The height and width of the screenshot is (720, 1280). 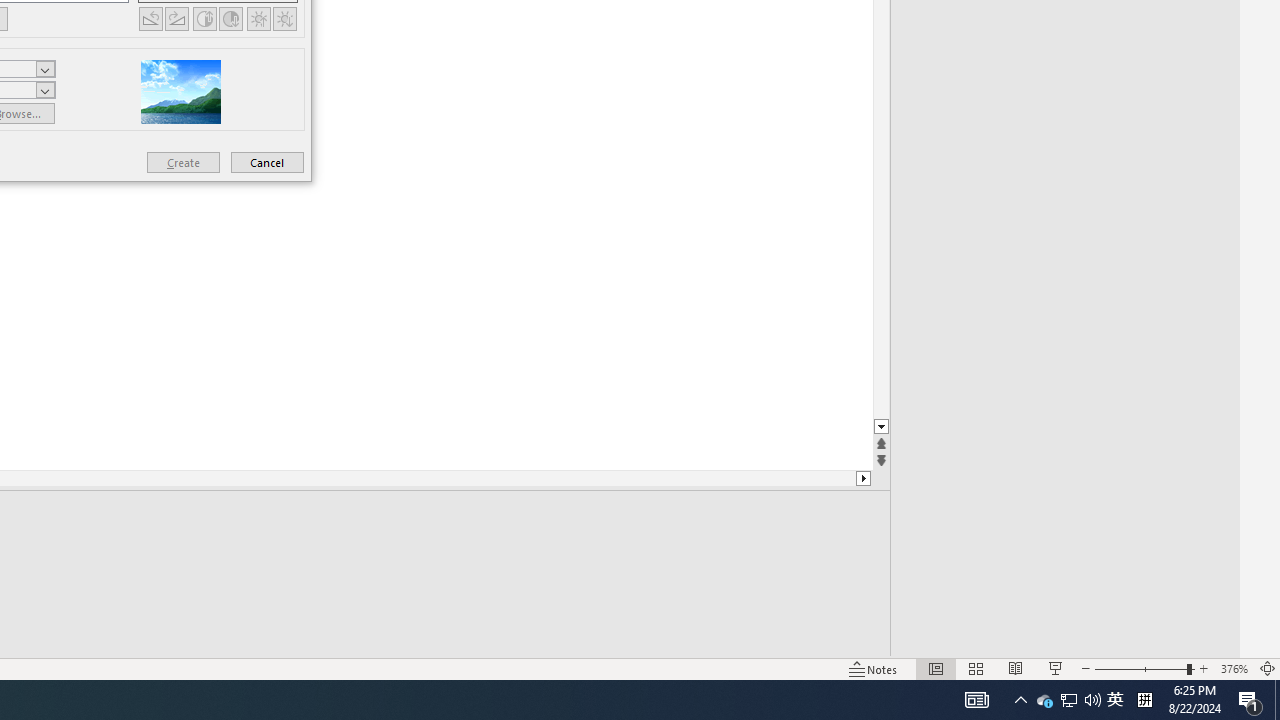 What do you see at coordinates (1250, 698) in the screenshot?
I see `'Action Center, 1 new notification'` at bounding box center [1250, 698].